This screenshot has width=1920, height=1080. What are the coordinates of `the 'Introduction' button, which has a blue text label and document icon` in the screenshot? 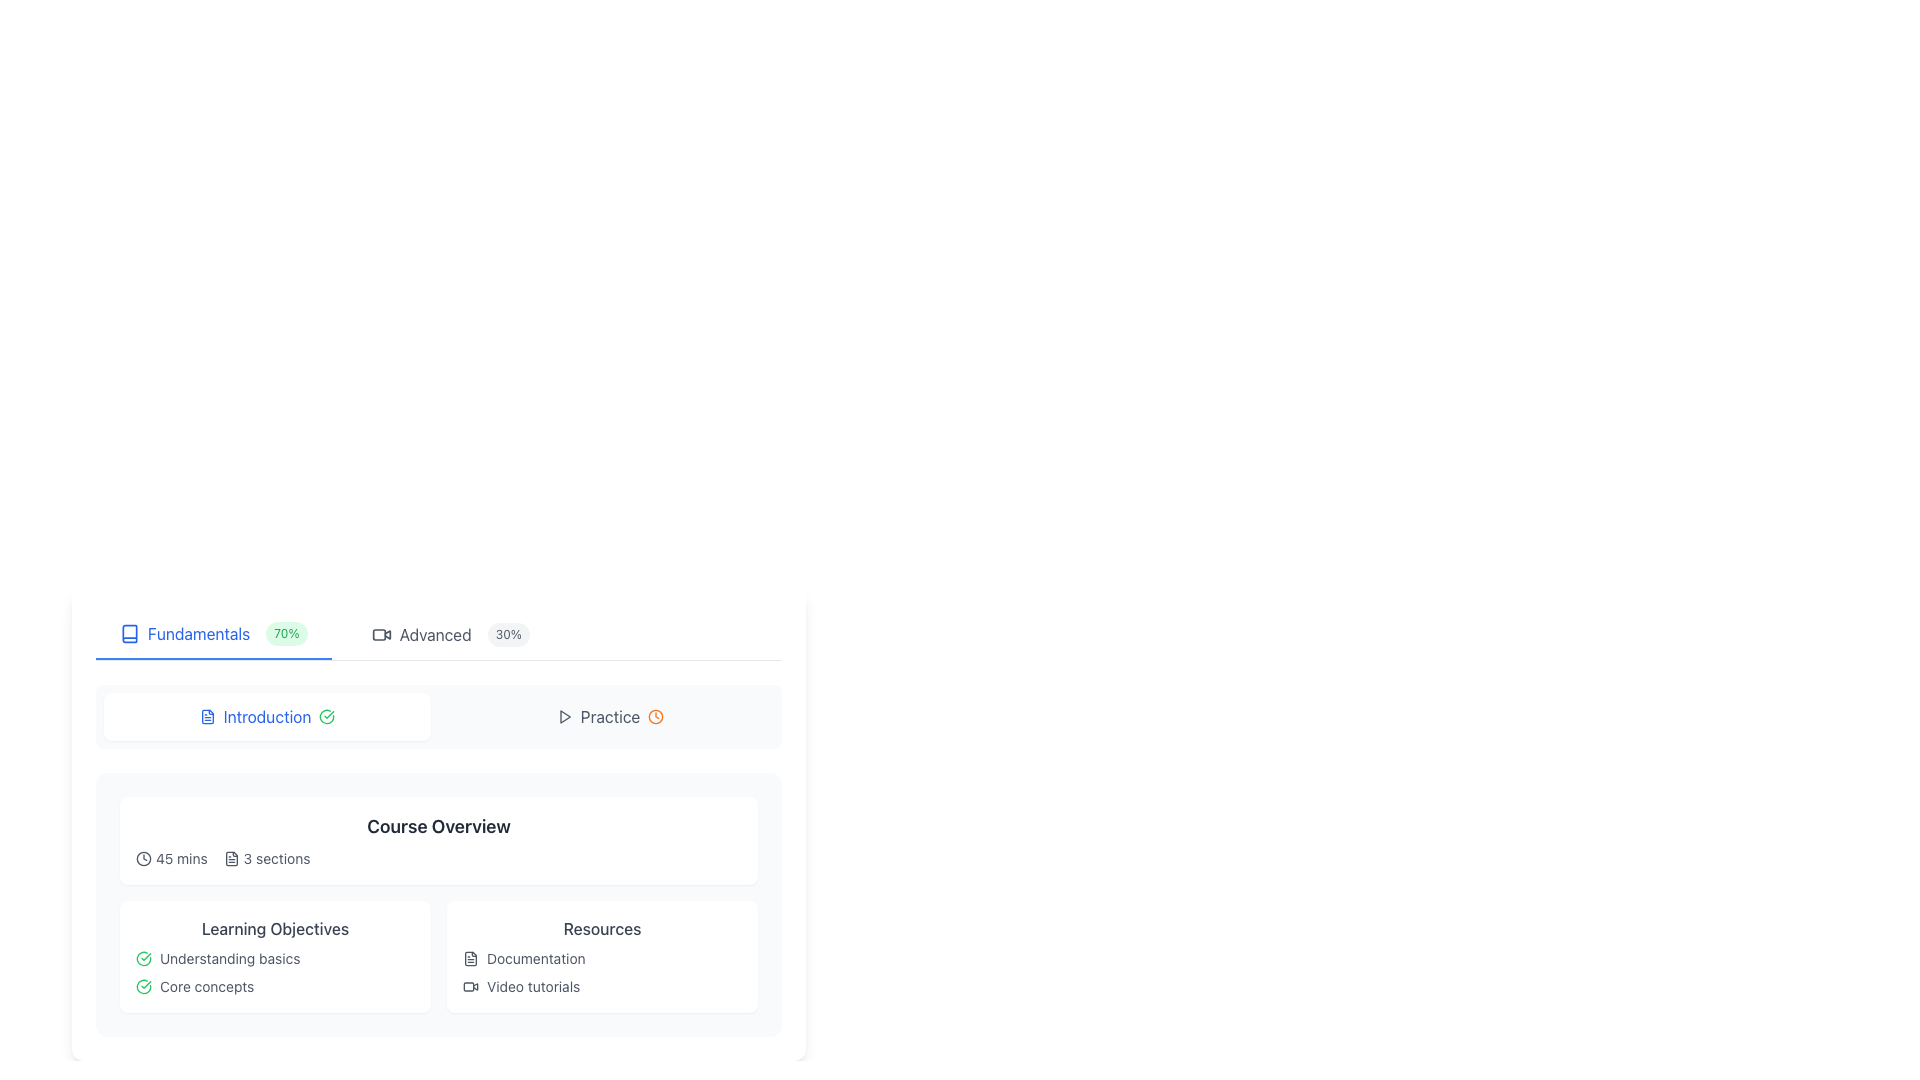 It's located at (266, 716).